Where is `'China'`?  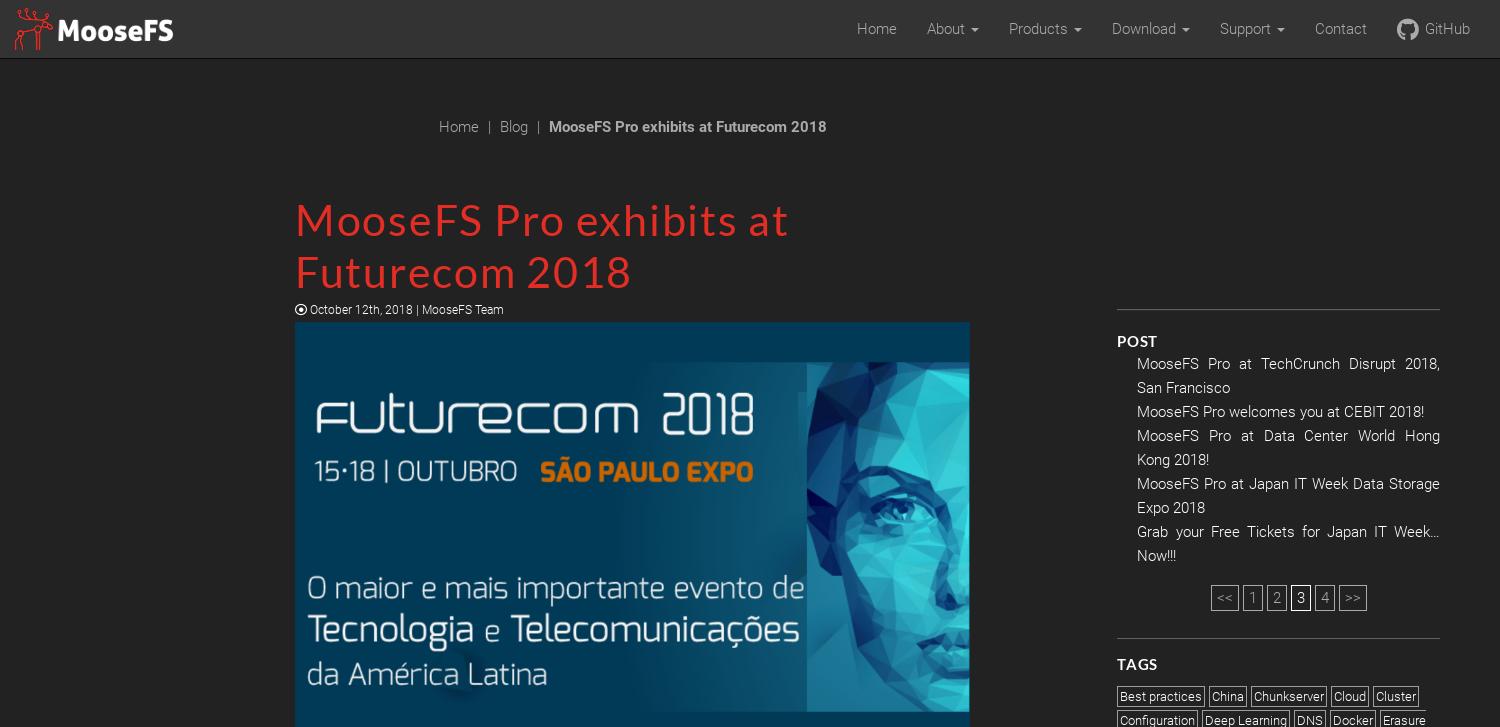 'China' is located at coordinates (1211, 695).